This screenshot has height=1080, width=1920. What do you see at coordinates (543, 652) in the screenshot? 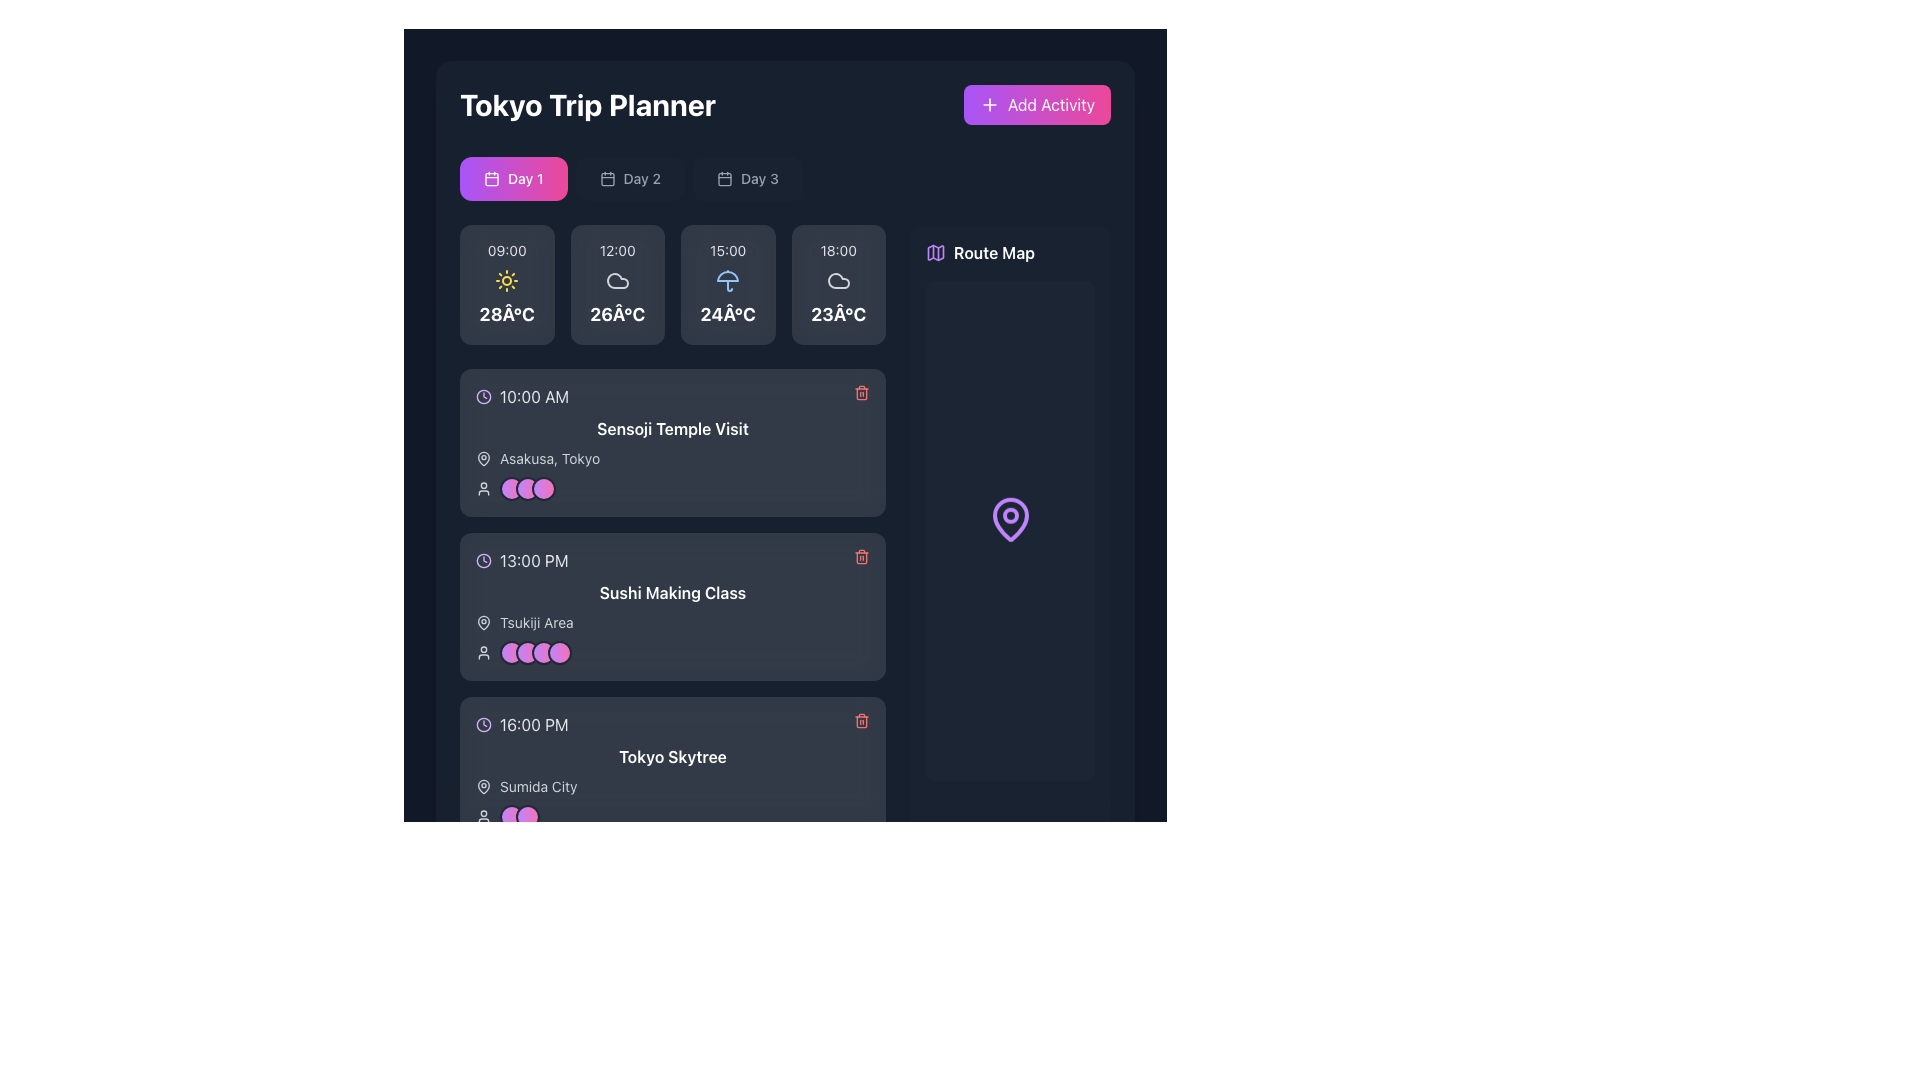
I see `the third circular icon with a gradient background transitioning from purple to pink, outlined by a gray border, in the 'Sushi Making Class' section of the itinerary` at bounding box center [543, 652].